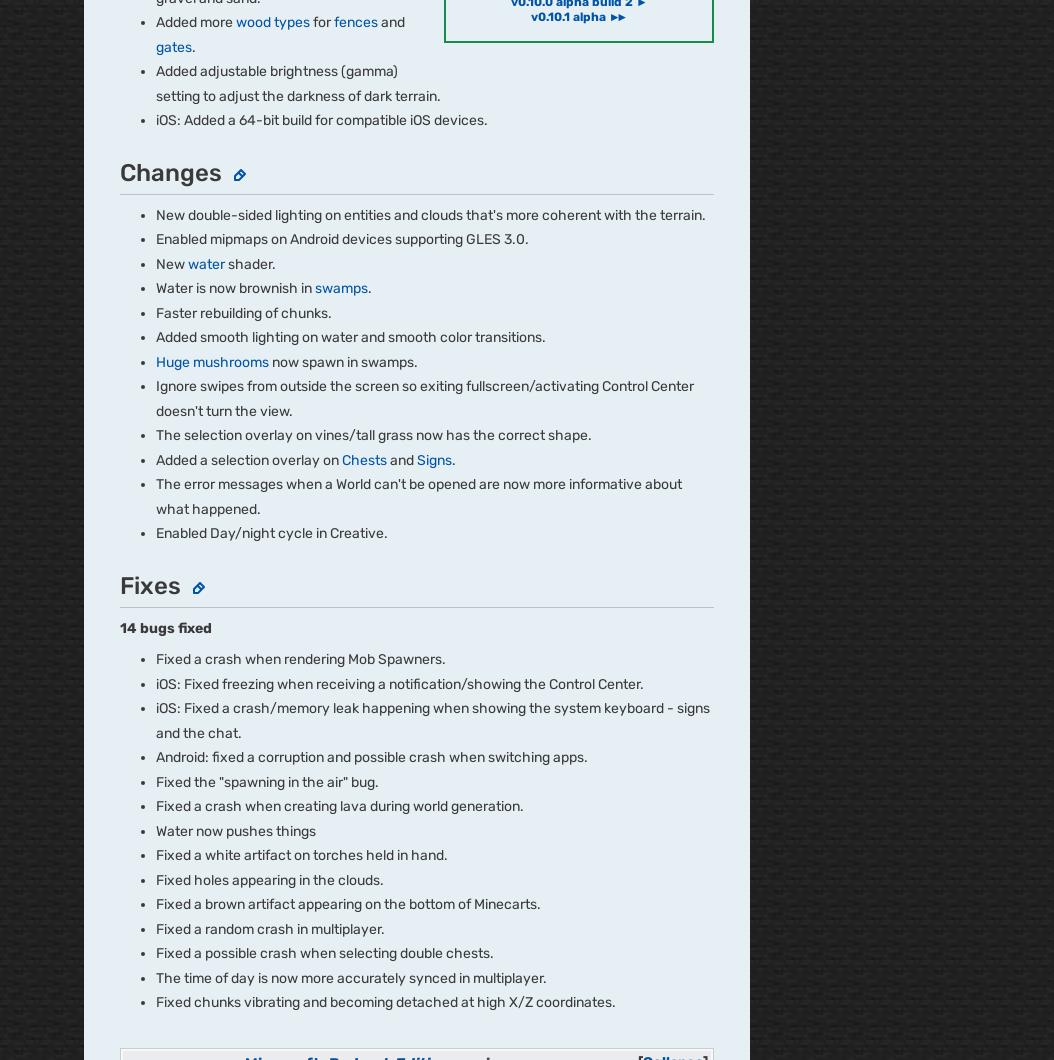  What do you see at coordinates (83, 544) in the screenshot?
I see `'Careers'` at bounding box center [83, 544].